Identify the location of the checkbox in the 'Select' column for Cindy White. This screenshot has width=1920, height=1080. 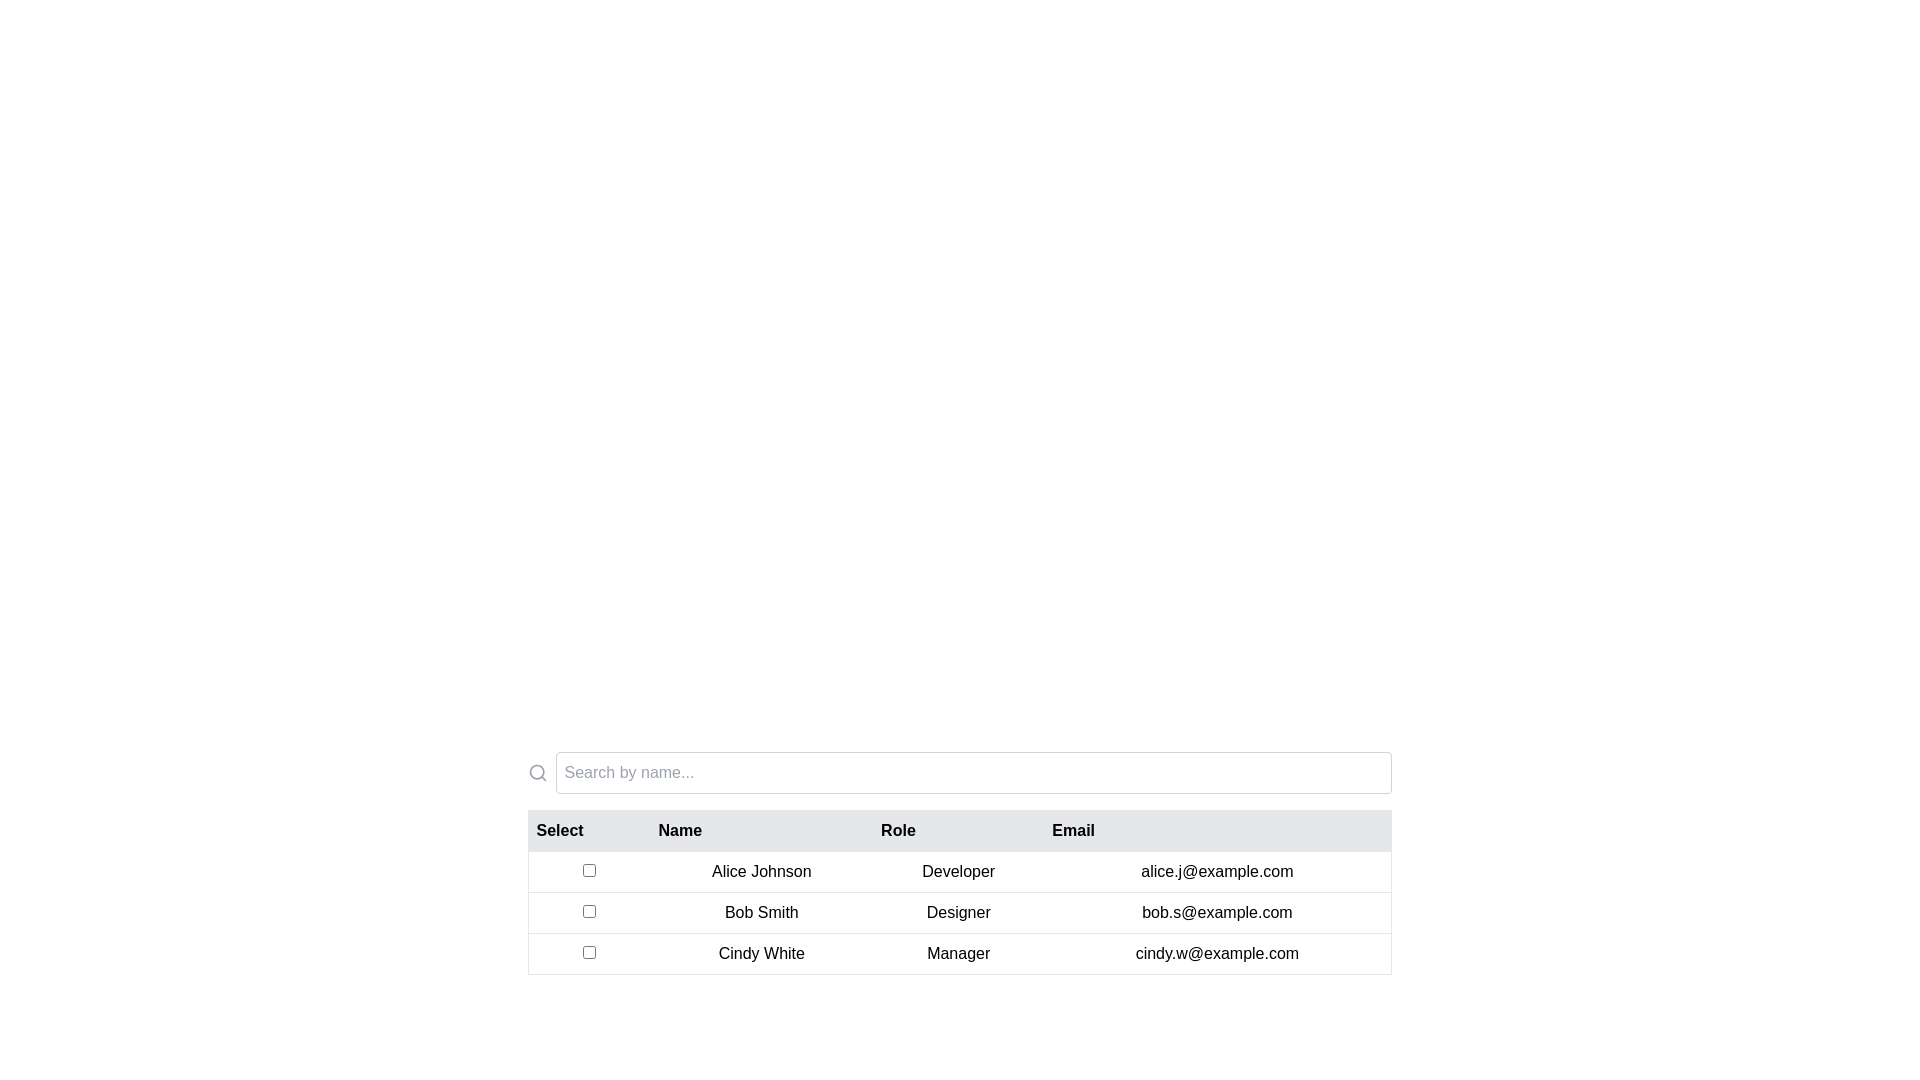
(588, 951).